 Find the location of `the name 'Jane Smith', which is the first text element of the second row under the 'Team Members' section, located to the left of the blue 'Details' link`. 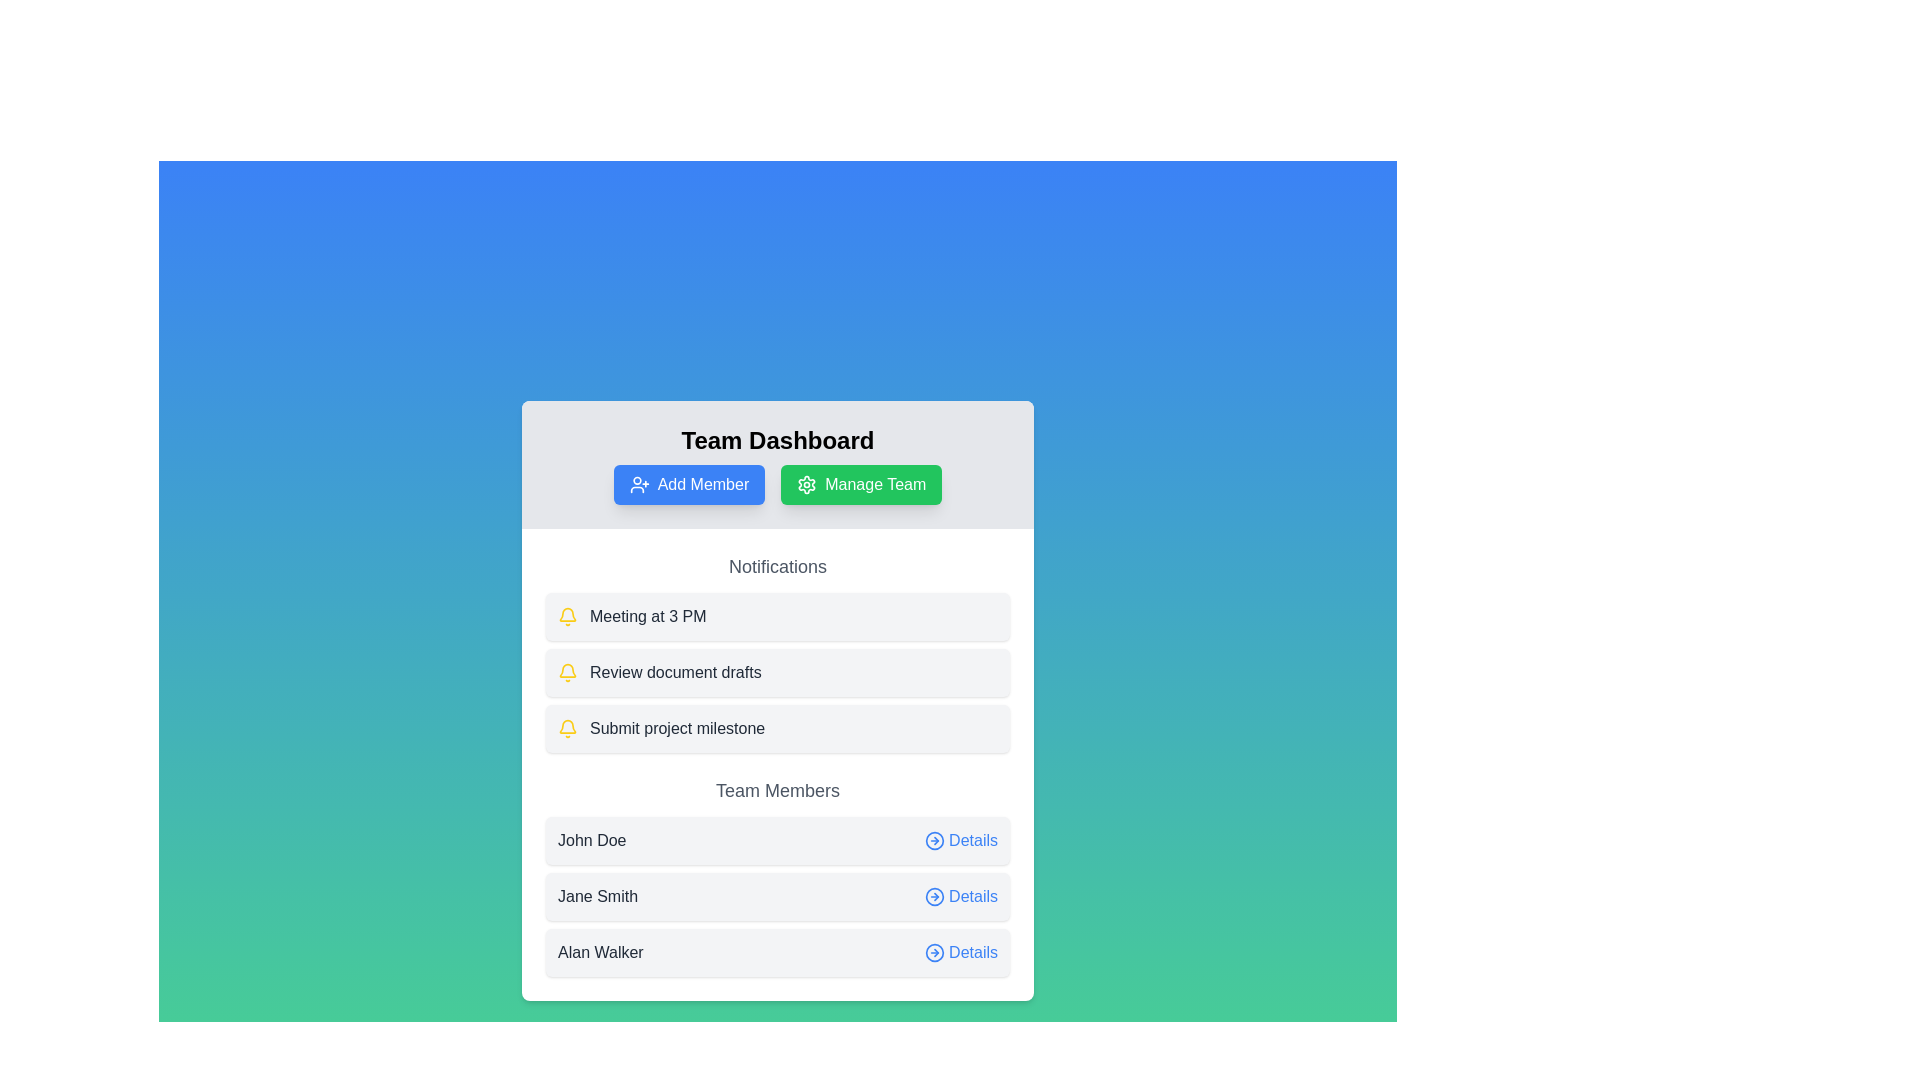

the name 'Jane Smith', which is the first text element of the second row under the 'Team Members' section, located to the left of the blue 'Details' link is located at coordinates (597, 896).